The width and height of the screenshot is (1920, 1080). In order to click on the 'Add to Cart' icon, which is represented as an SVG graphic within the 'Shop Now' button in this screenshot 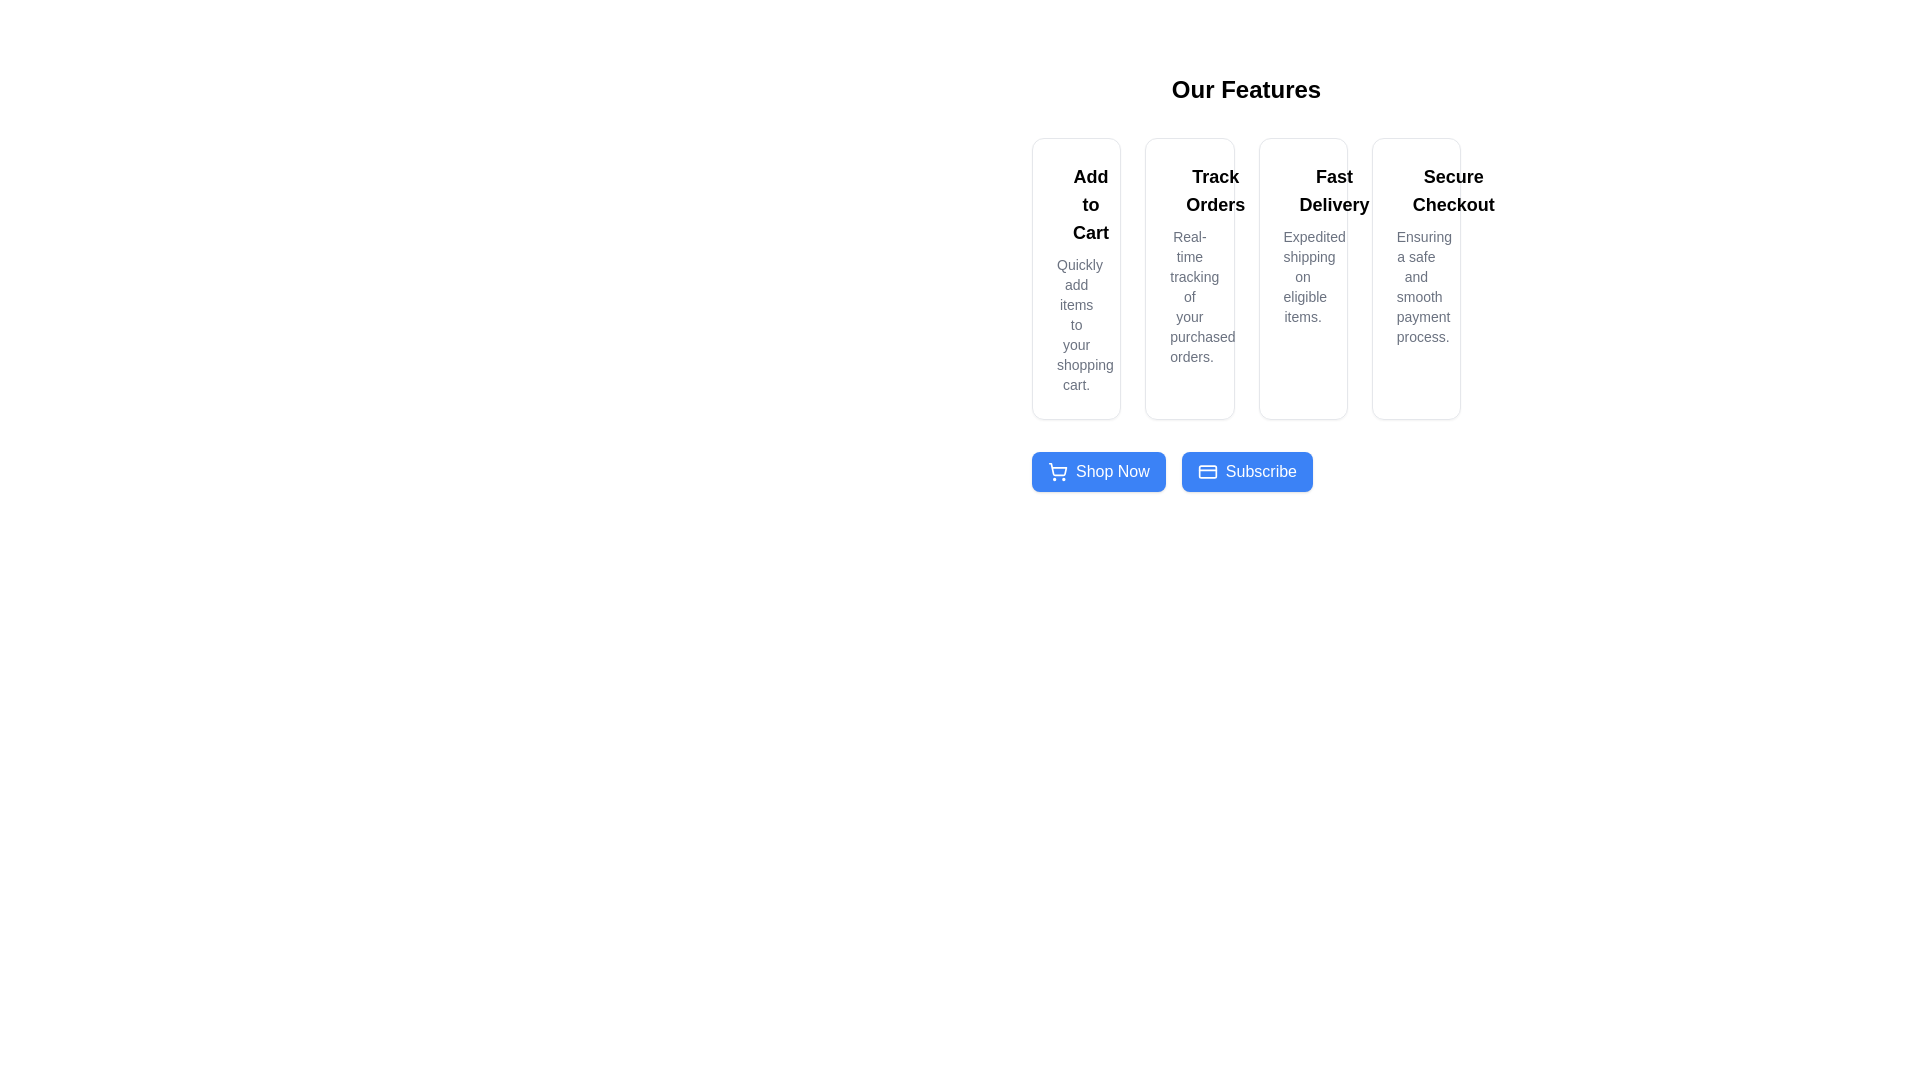, I will do `click(1057, 469)`.